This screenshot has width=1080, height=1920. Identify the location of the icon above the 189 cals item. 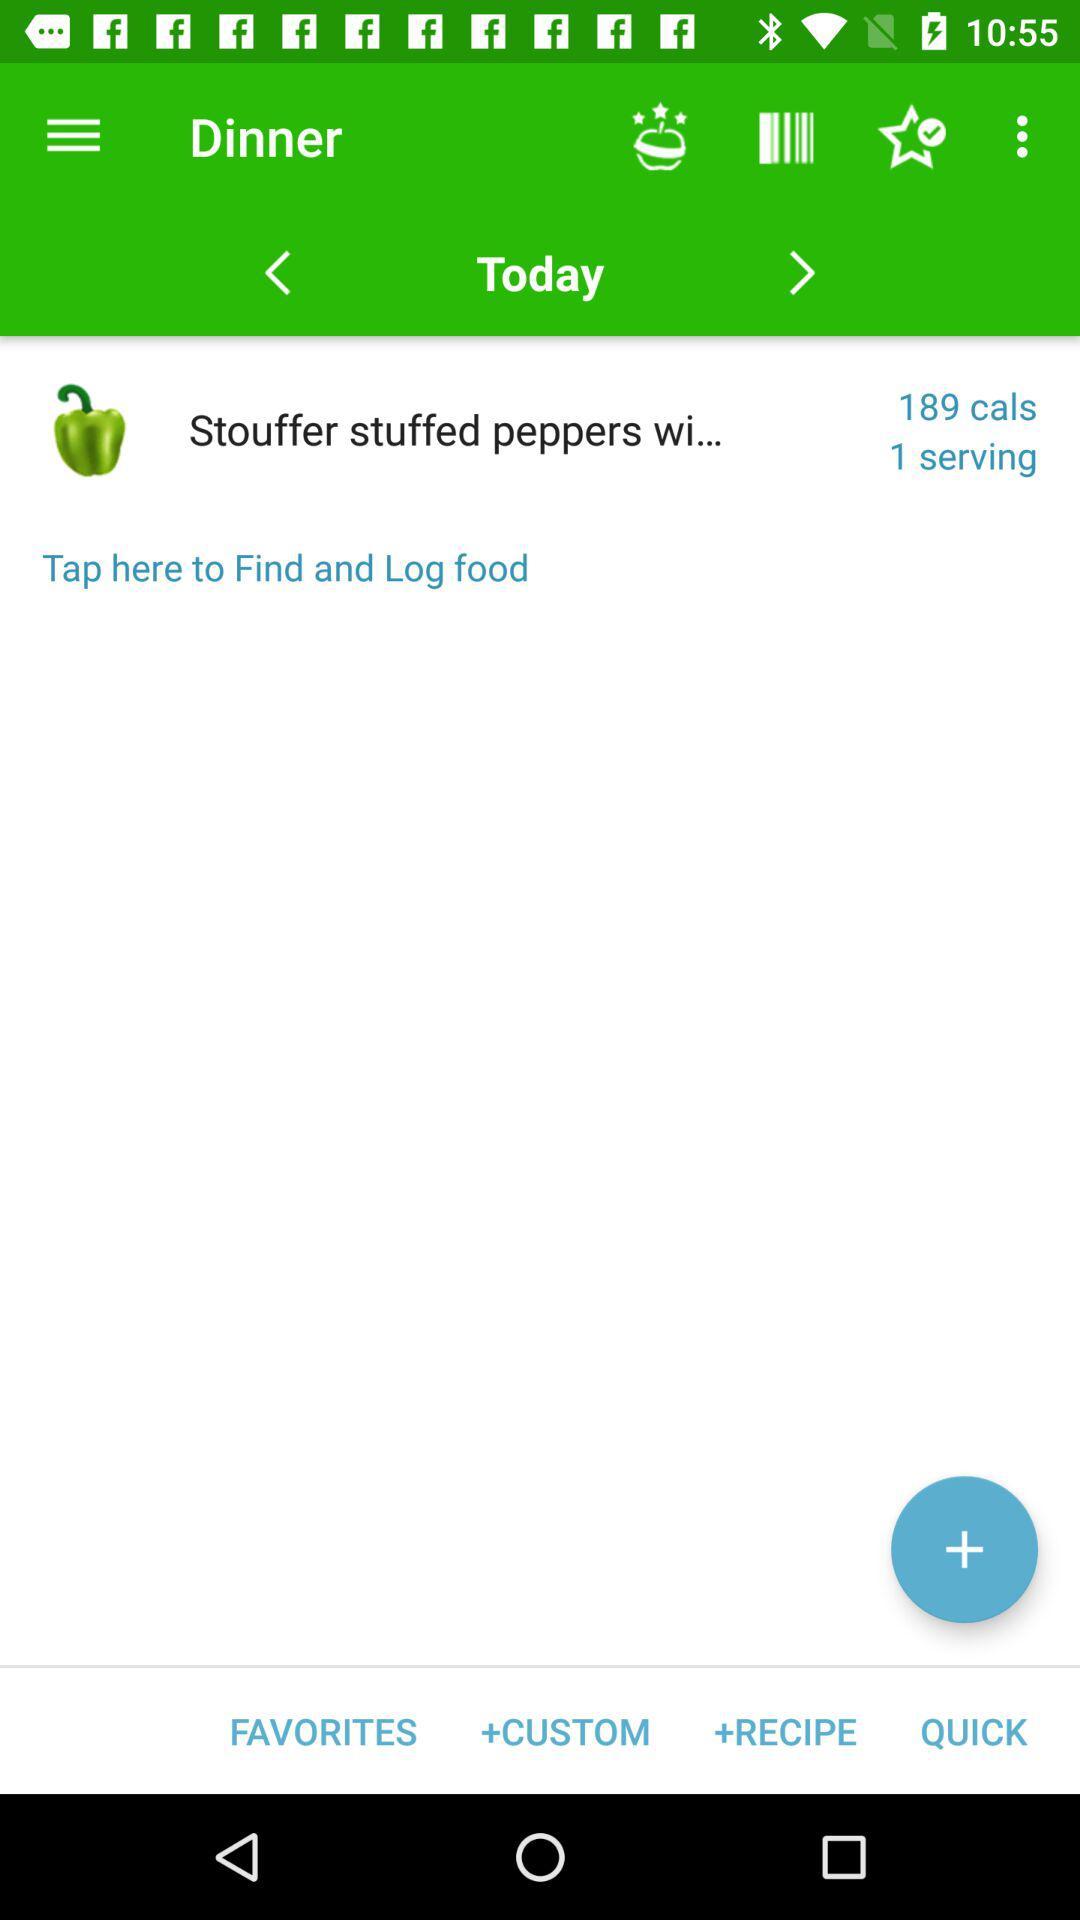
(540, 272).